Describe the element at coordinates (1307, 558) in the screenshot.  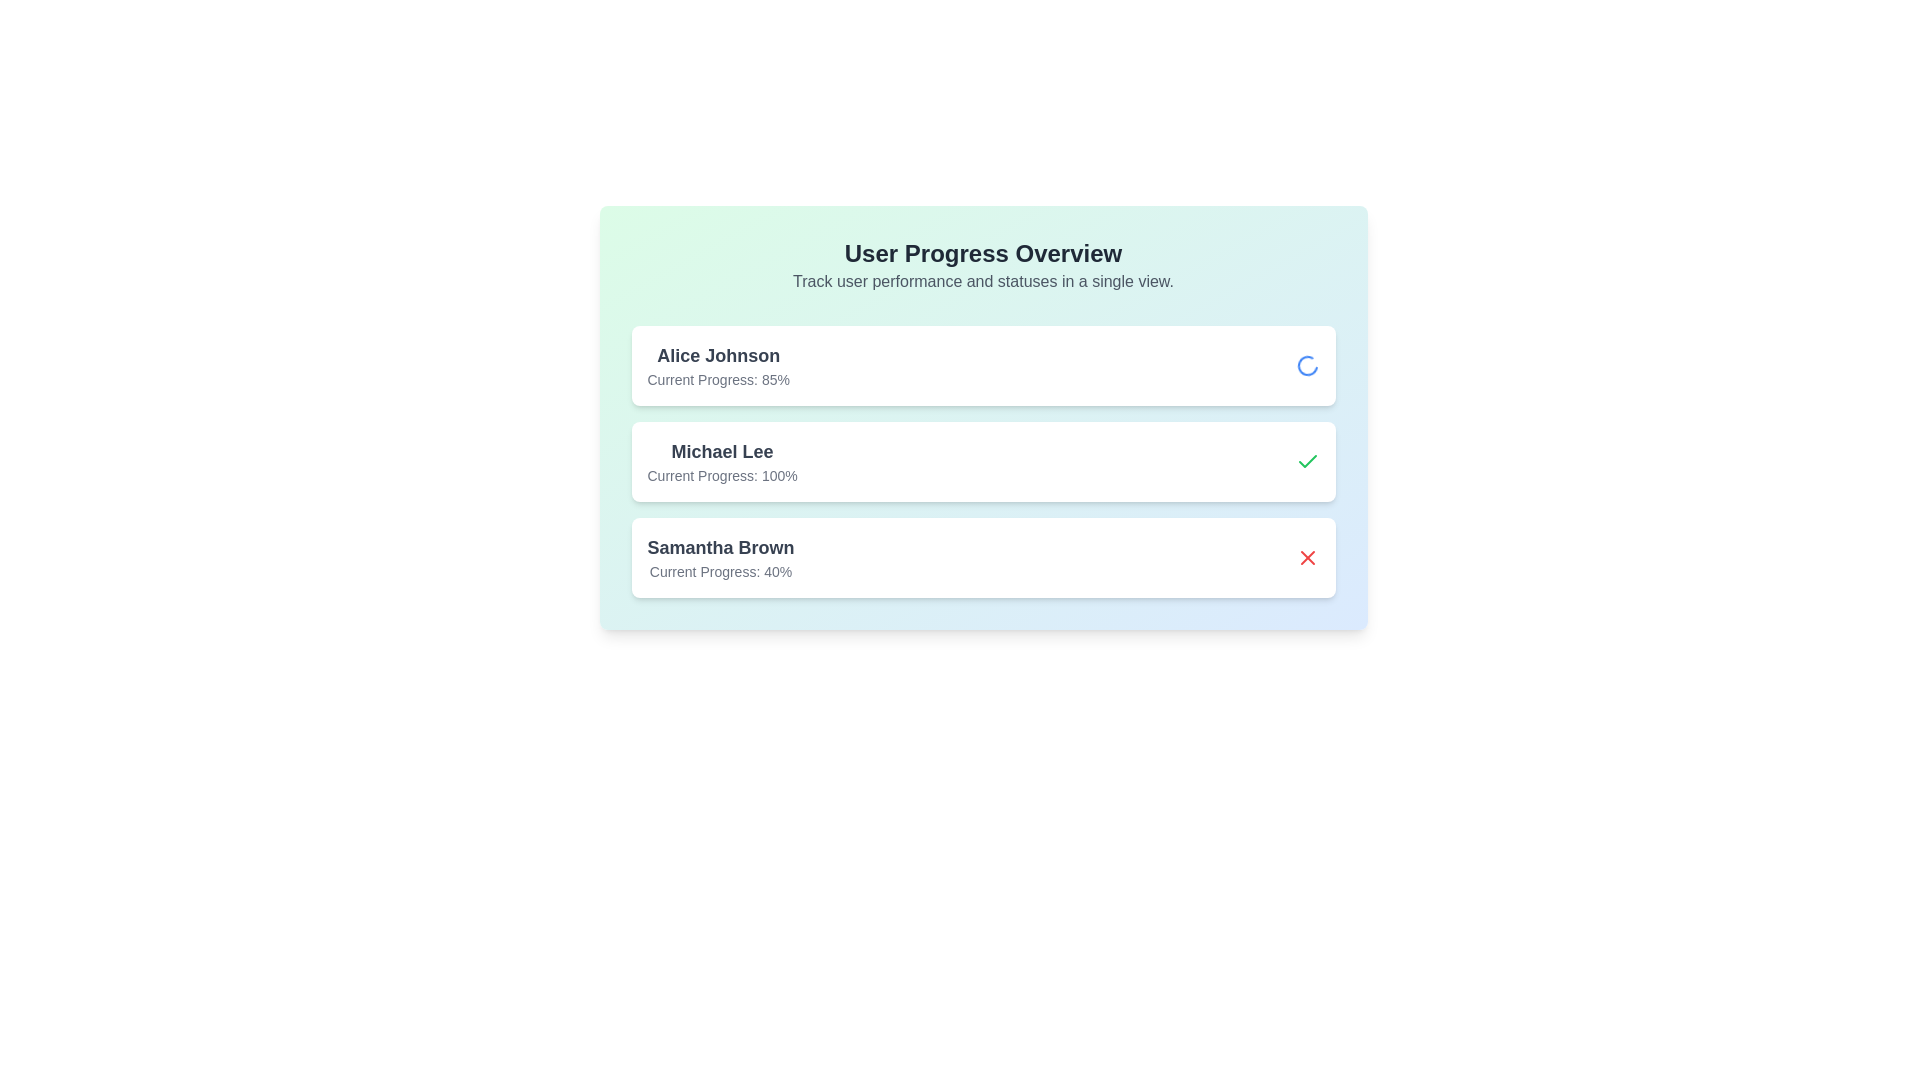
I see `the vibrant red cross icon button located at the right end of the card displaying 'Samantha Brown' and 'Current Progress: 40%'` at that location.